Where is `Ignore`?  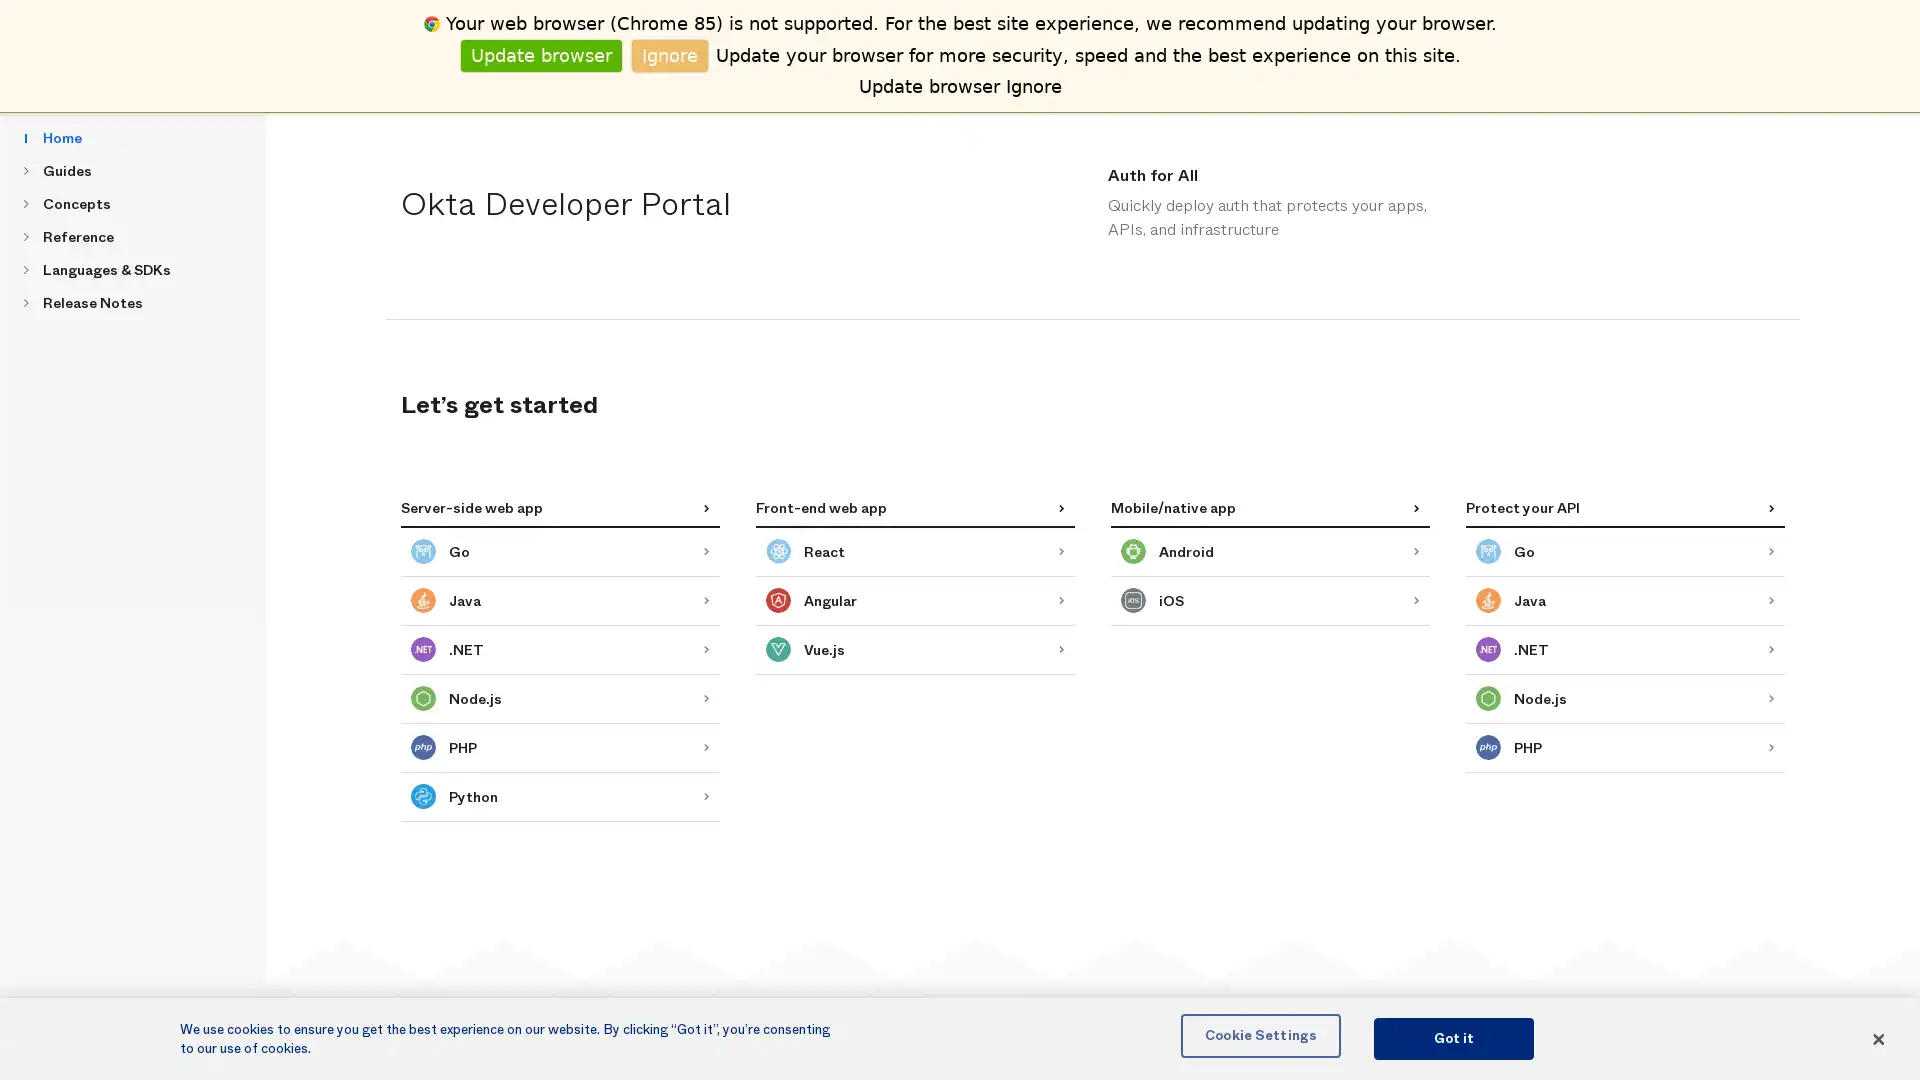
Ignore is located at coordinates (670, 54).